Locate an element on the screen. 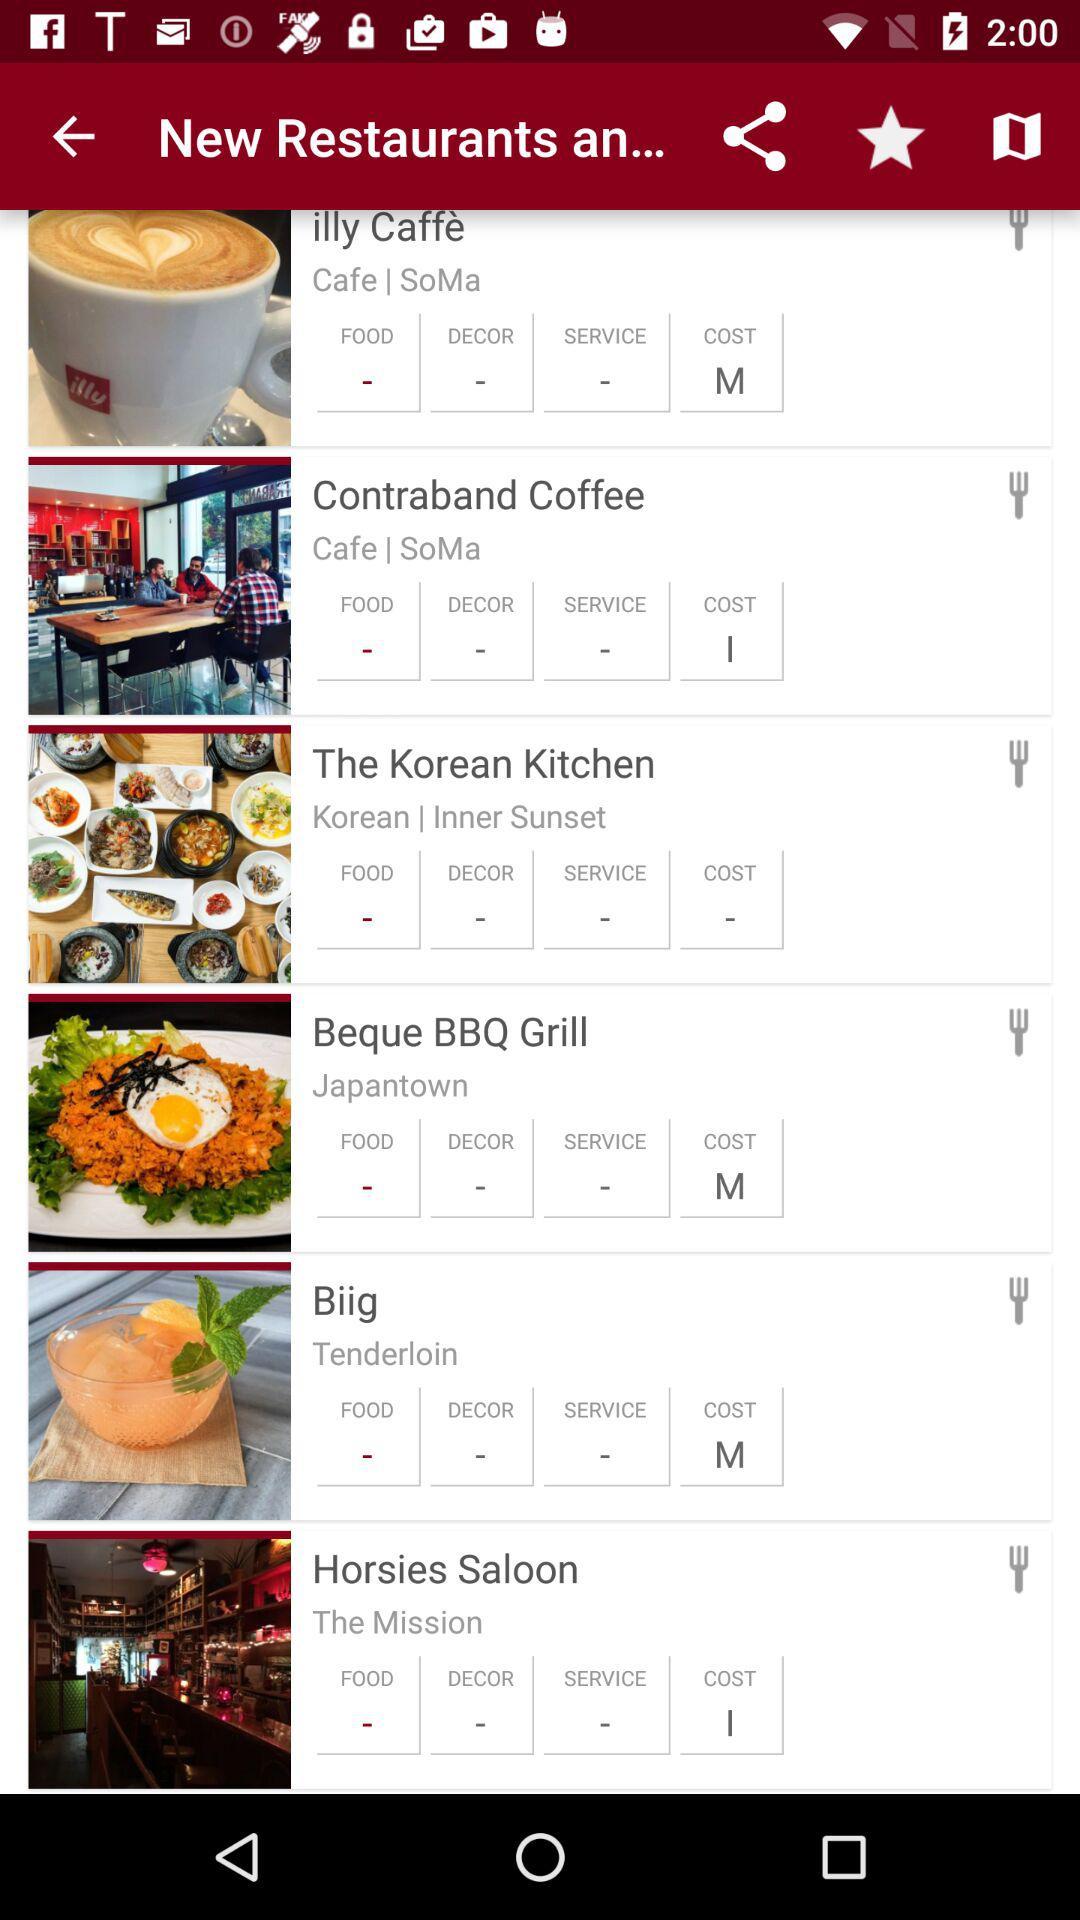 This screenshot has width=1080, height=1920. - item is located at coordinates (480, 915).